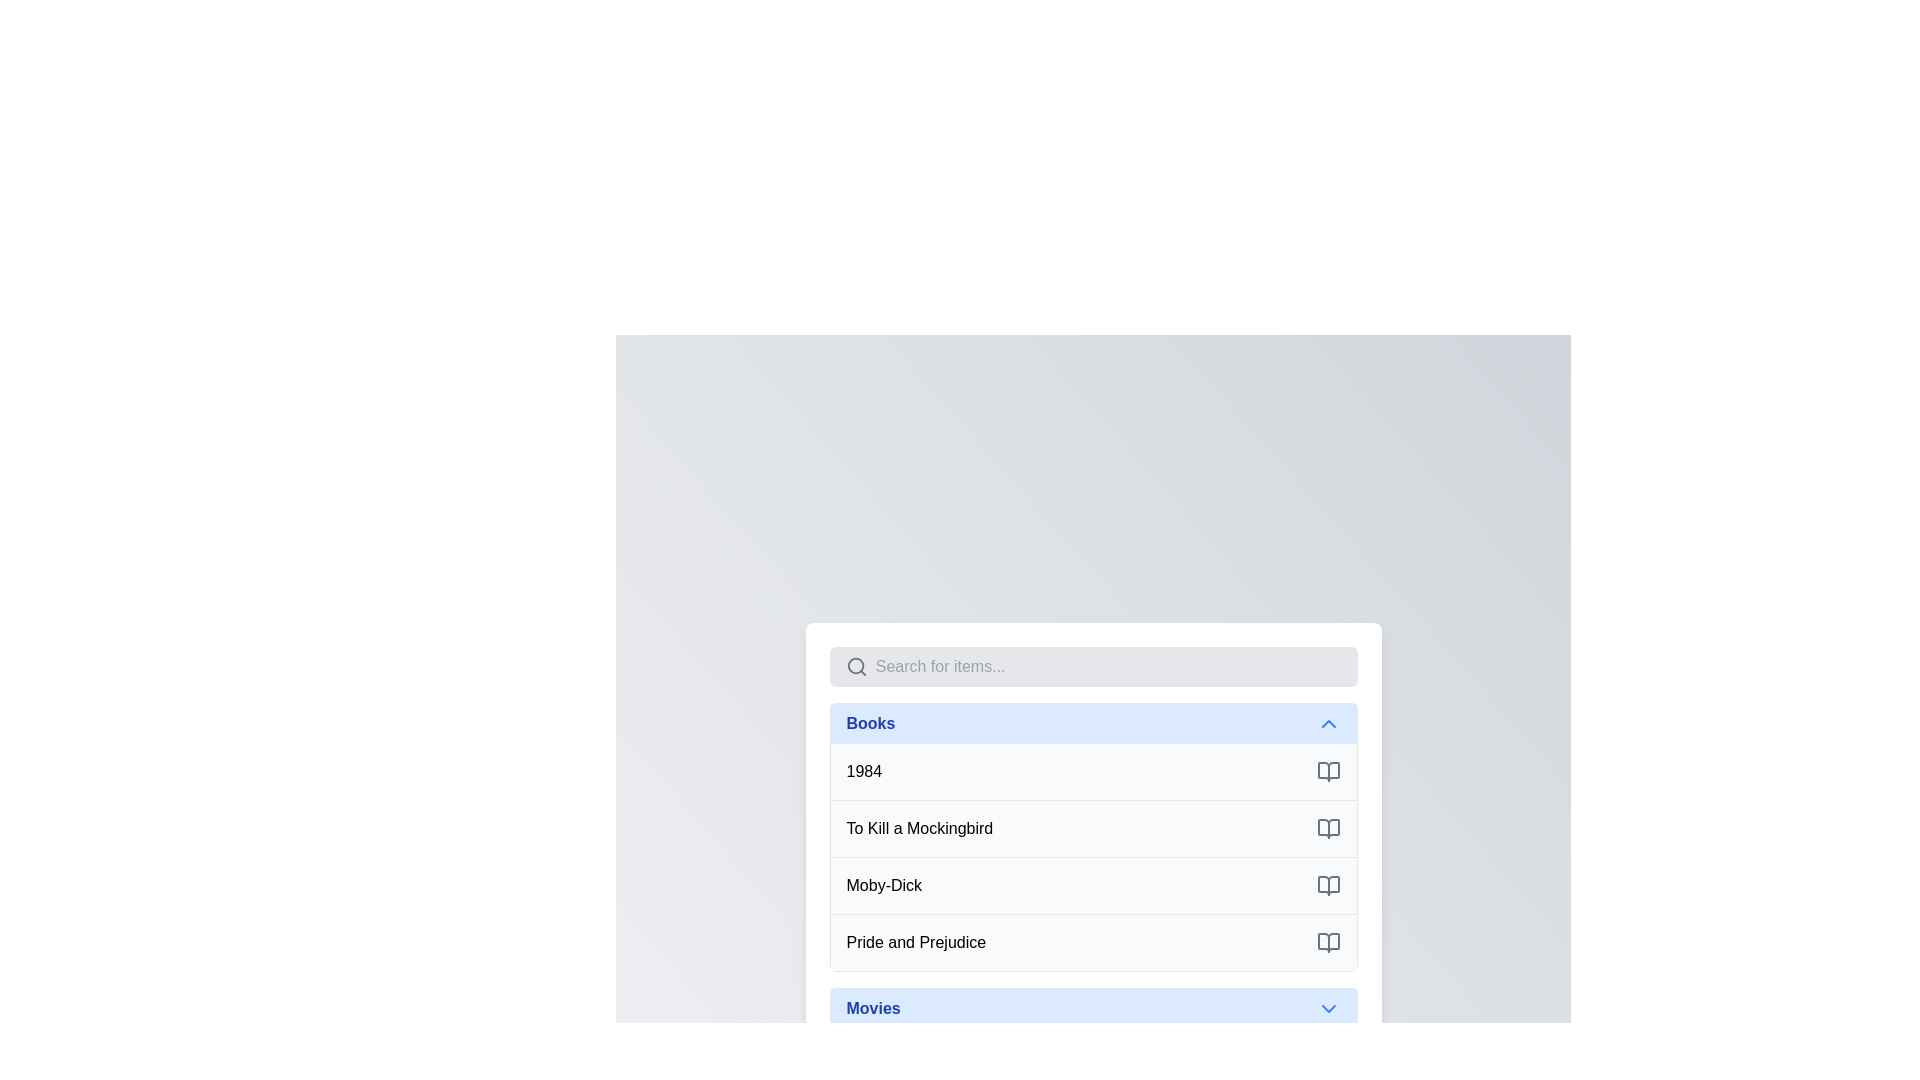  What do you see at coordinates (1328, 828) in the screenshot?
I see `the gray open book icon located to the right of the text 'To Kill a Mockingbird' in the 'Books' section` at bounding box center [1328, 828].